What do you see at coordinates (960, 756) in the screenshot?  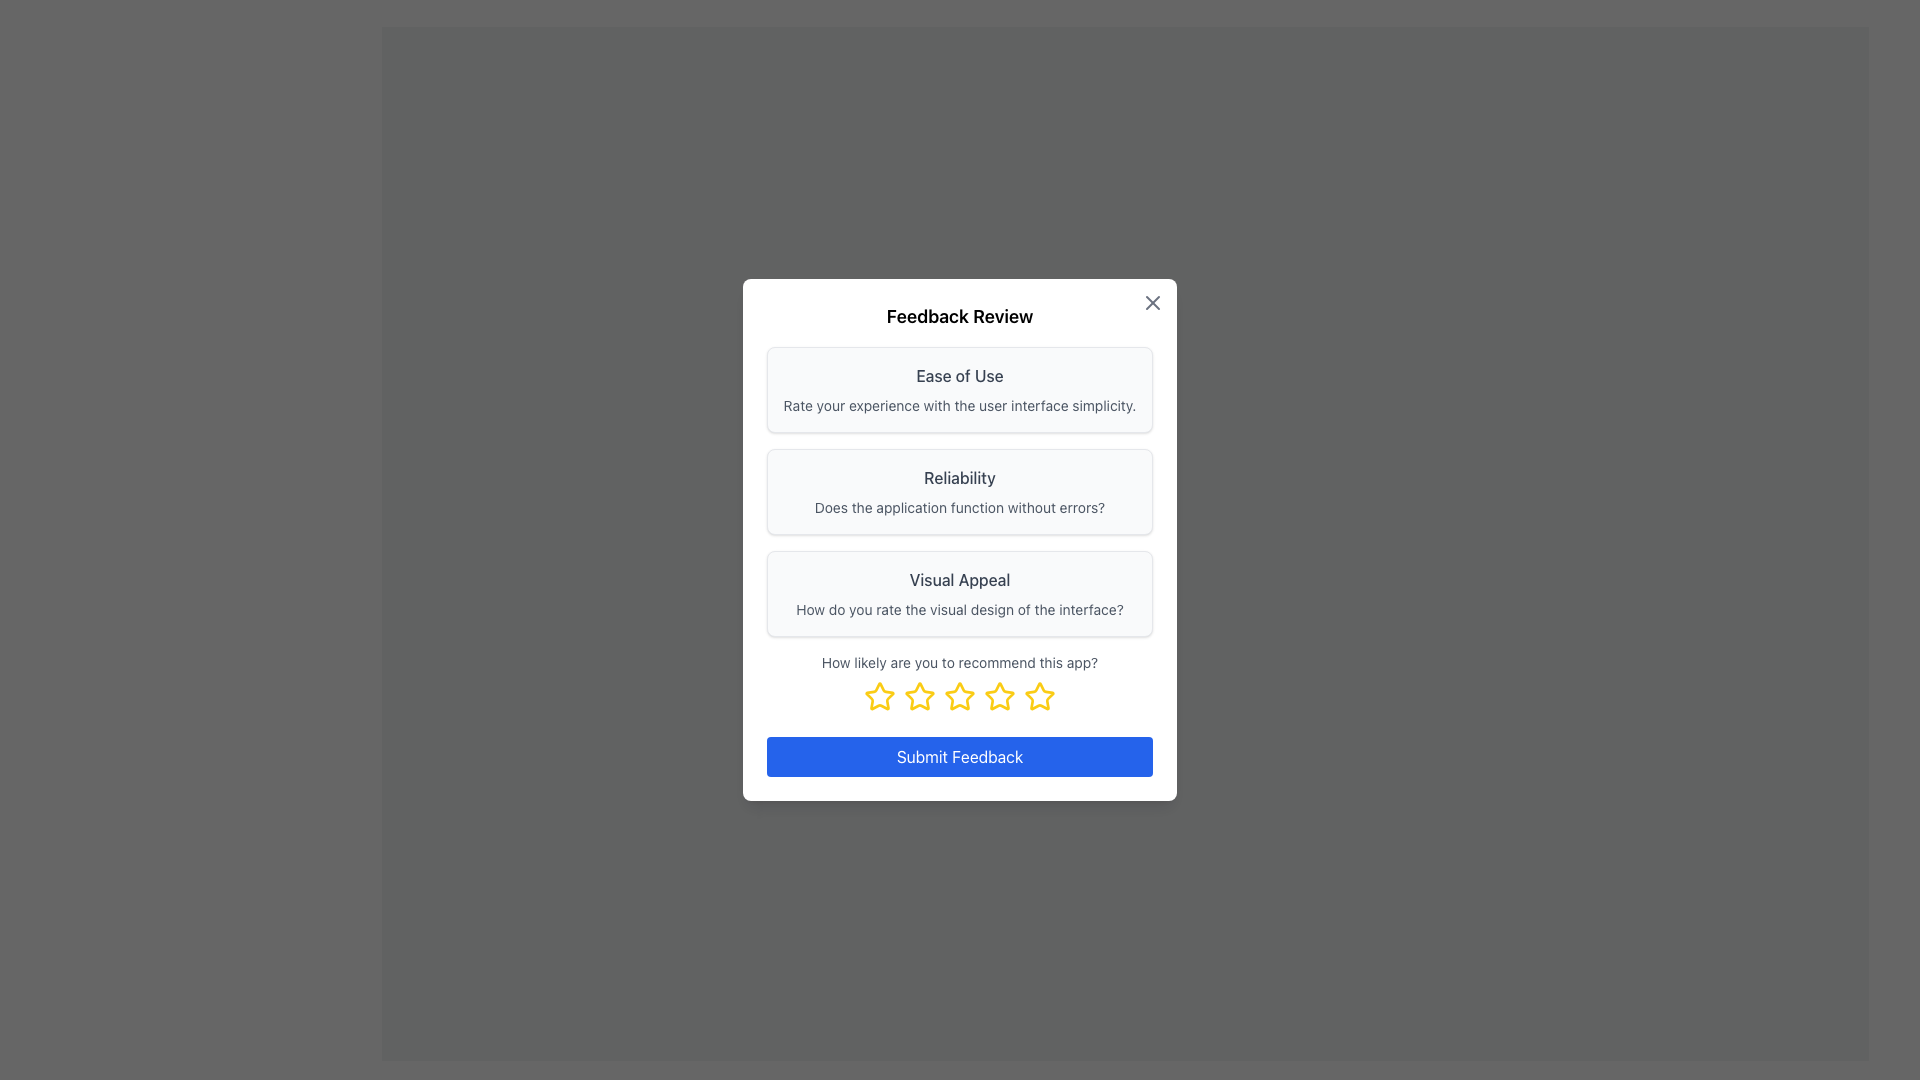 I see `the blue 'Submit Feedback' button at the bottom of the feedback form modal to change its background color` at bounding box center [960, 756].